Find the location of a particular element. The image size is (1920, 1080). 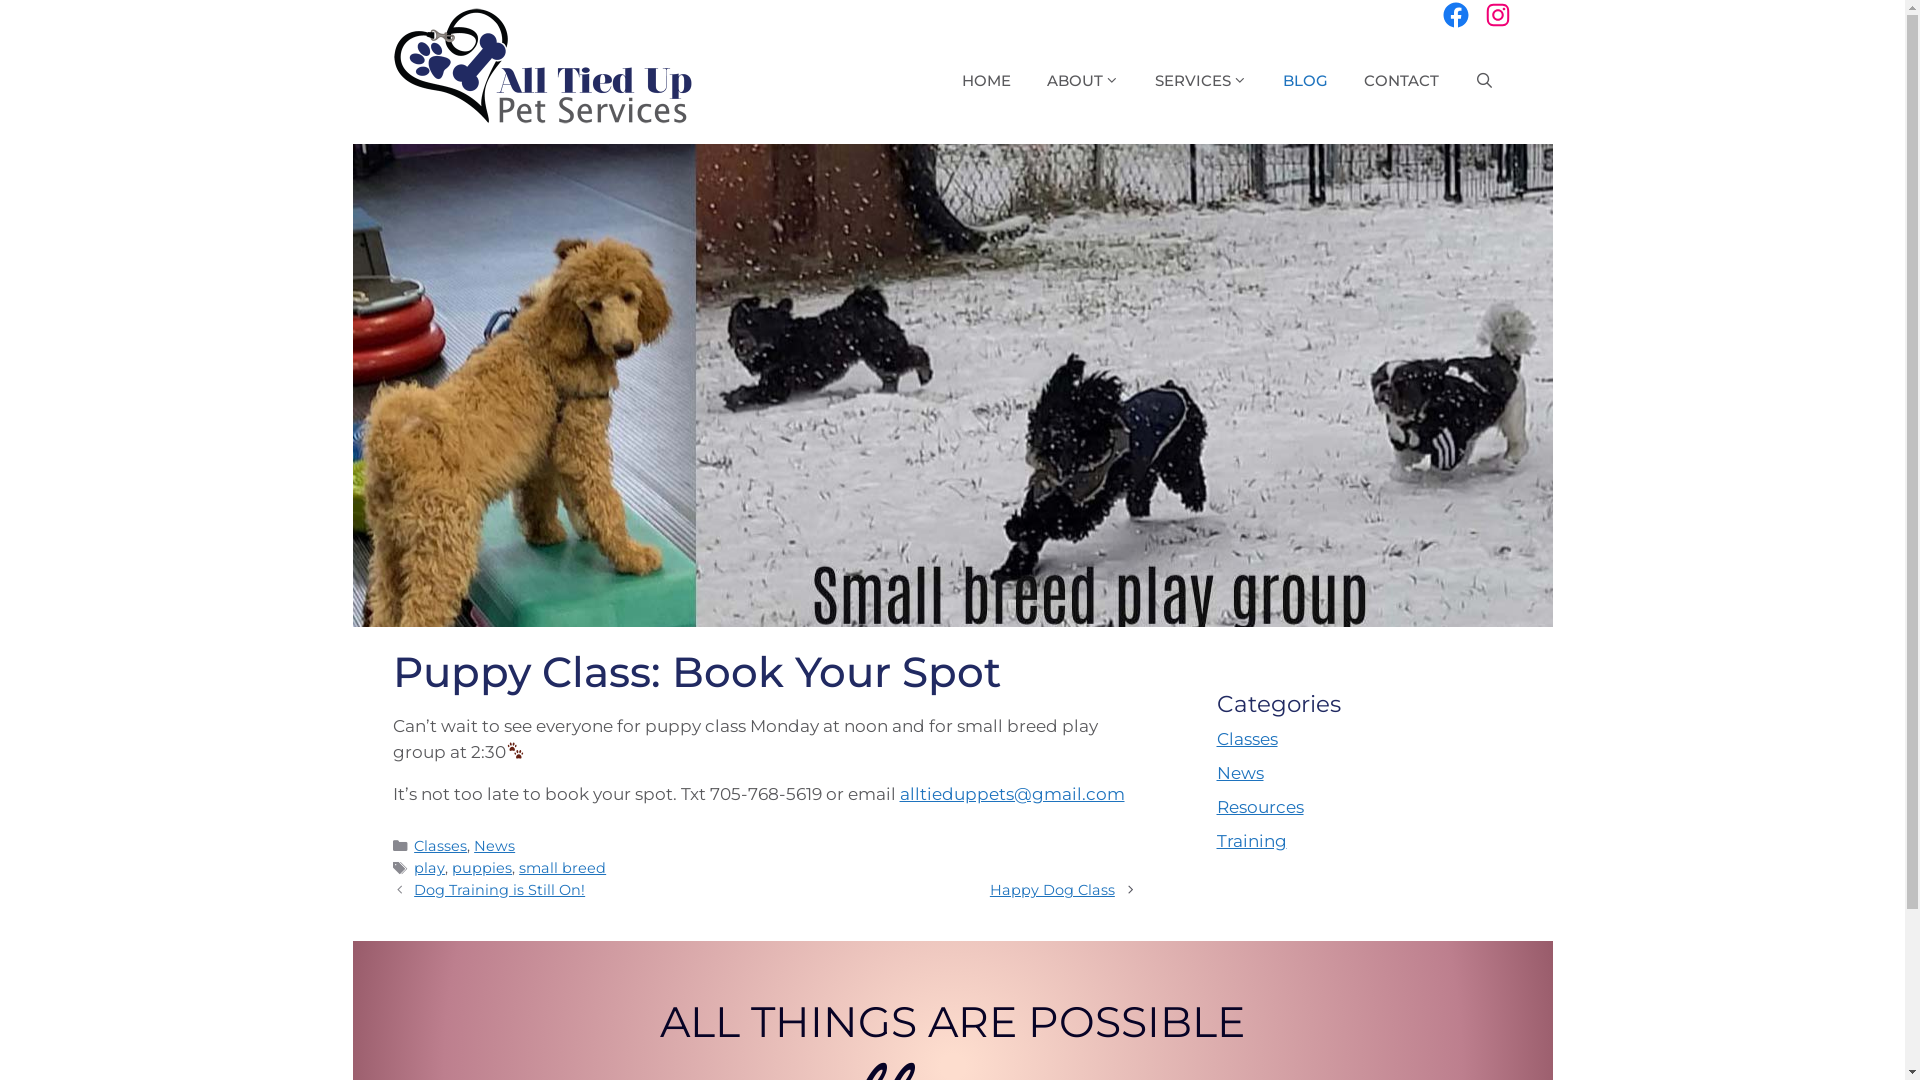

'SERVICES' is located at coordinates (1137, 80).